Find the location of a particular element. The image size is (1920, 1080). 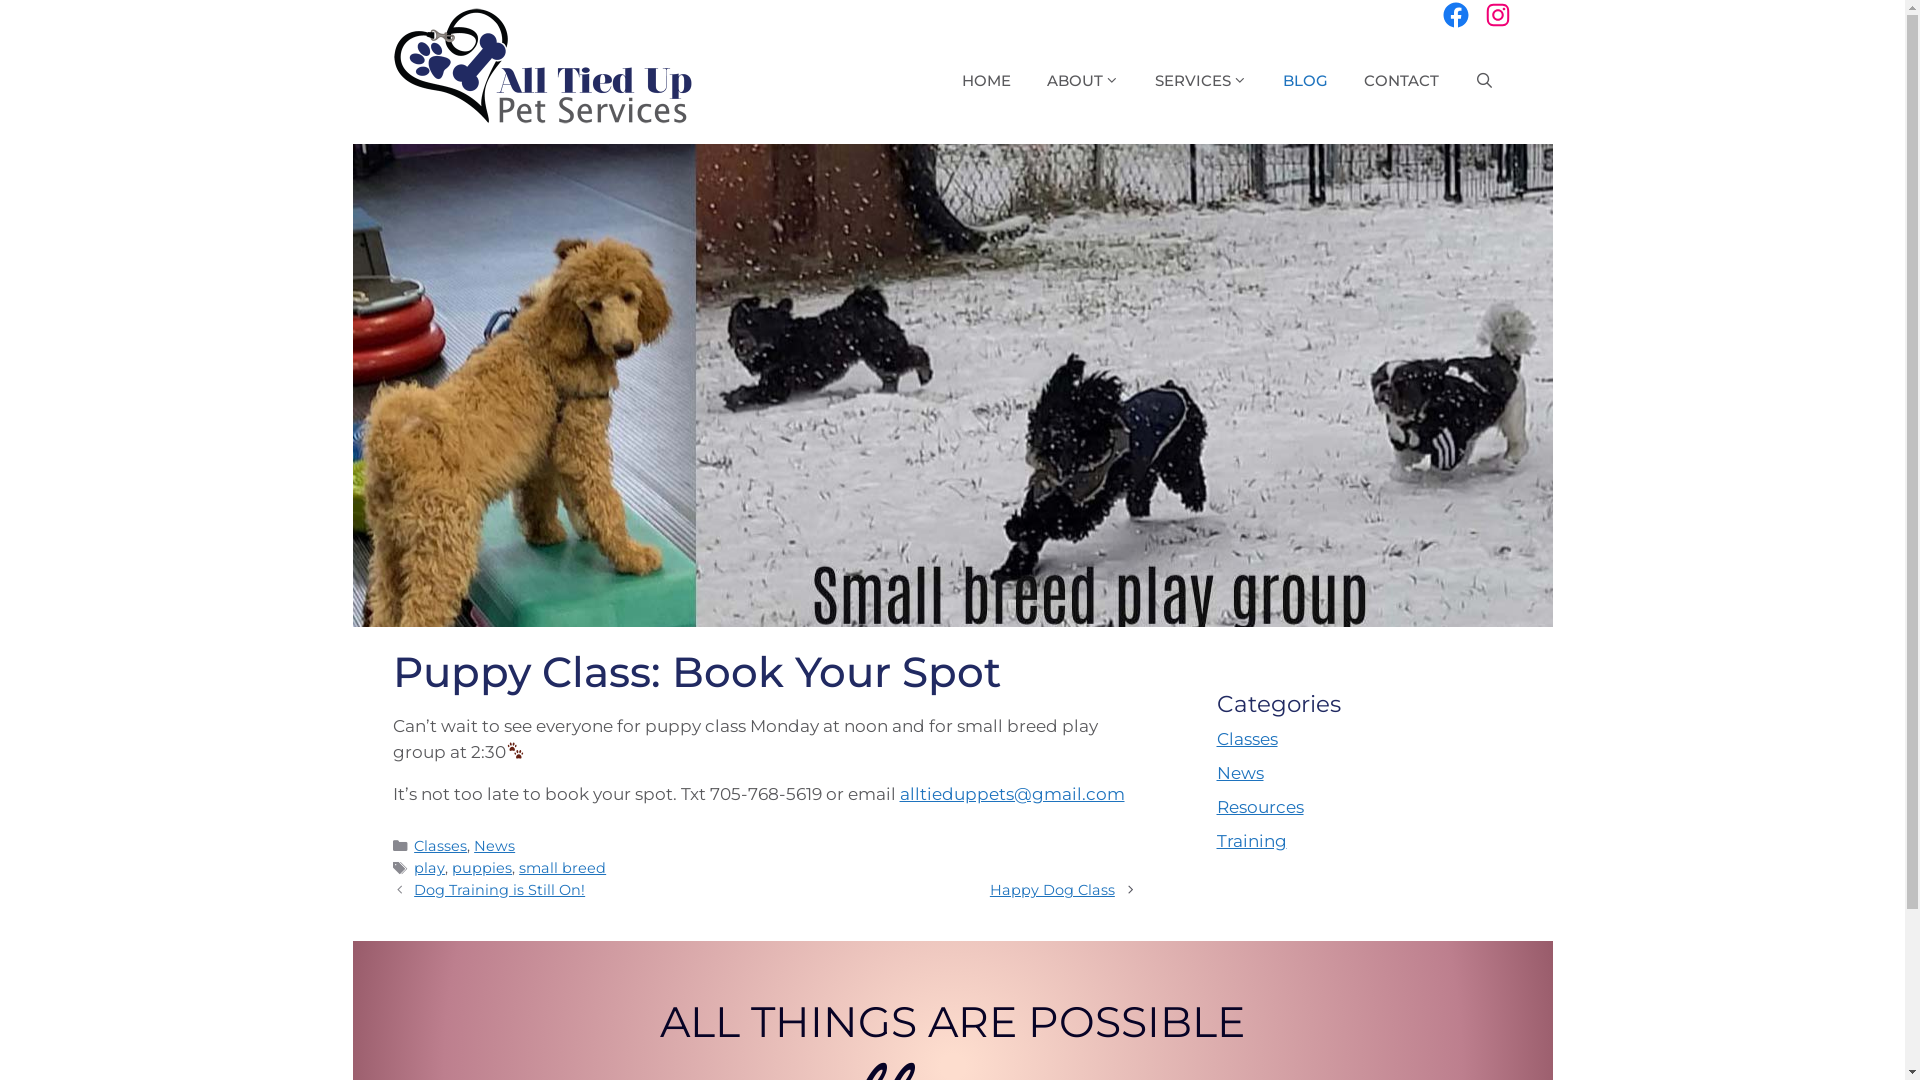

'SERVICES' is located at coordinates (1137, 80).